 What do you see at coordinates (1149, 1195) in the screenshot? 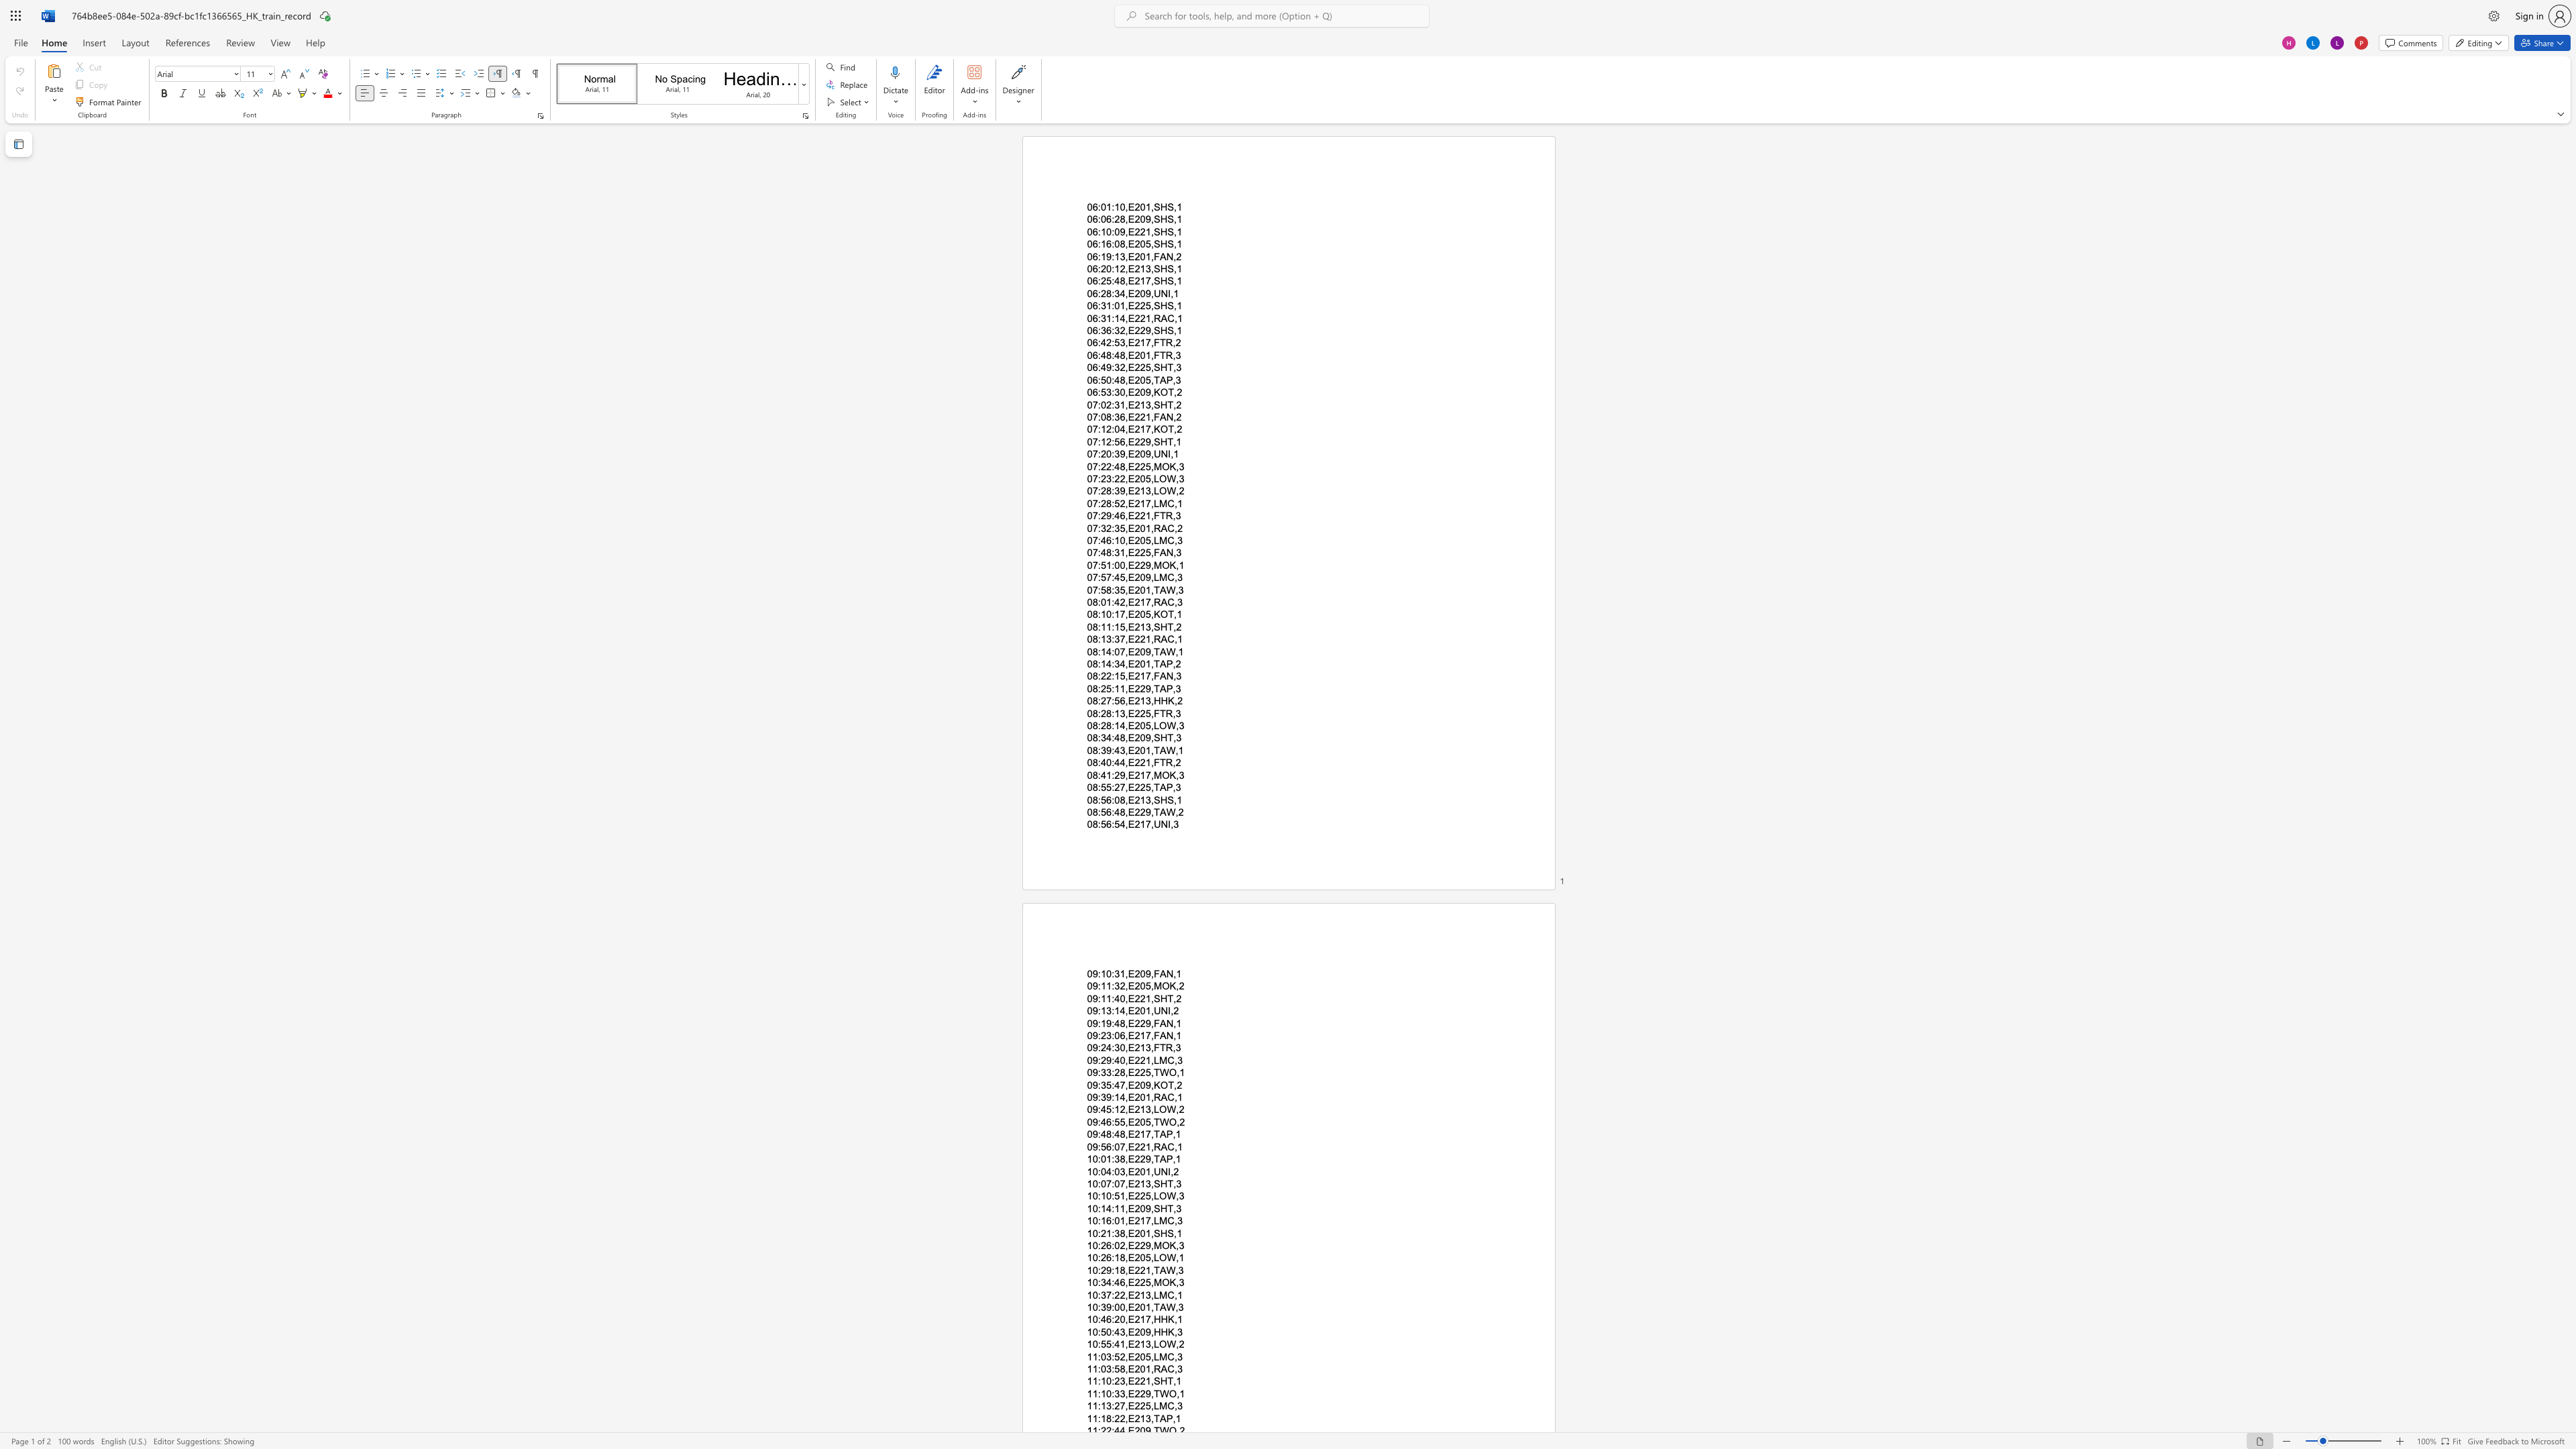
I see `the subset text ",LOW" within the text "10:10:51,E225,LOW,3"` at bounding box center [1149, 1195].